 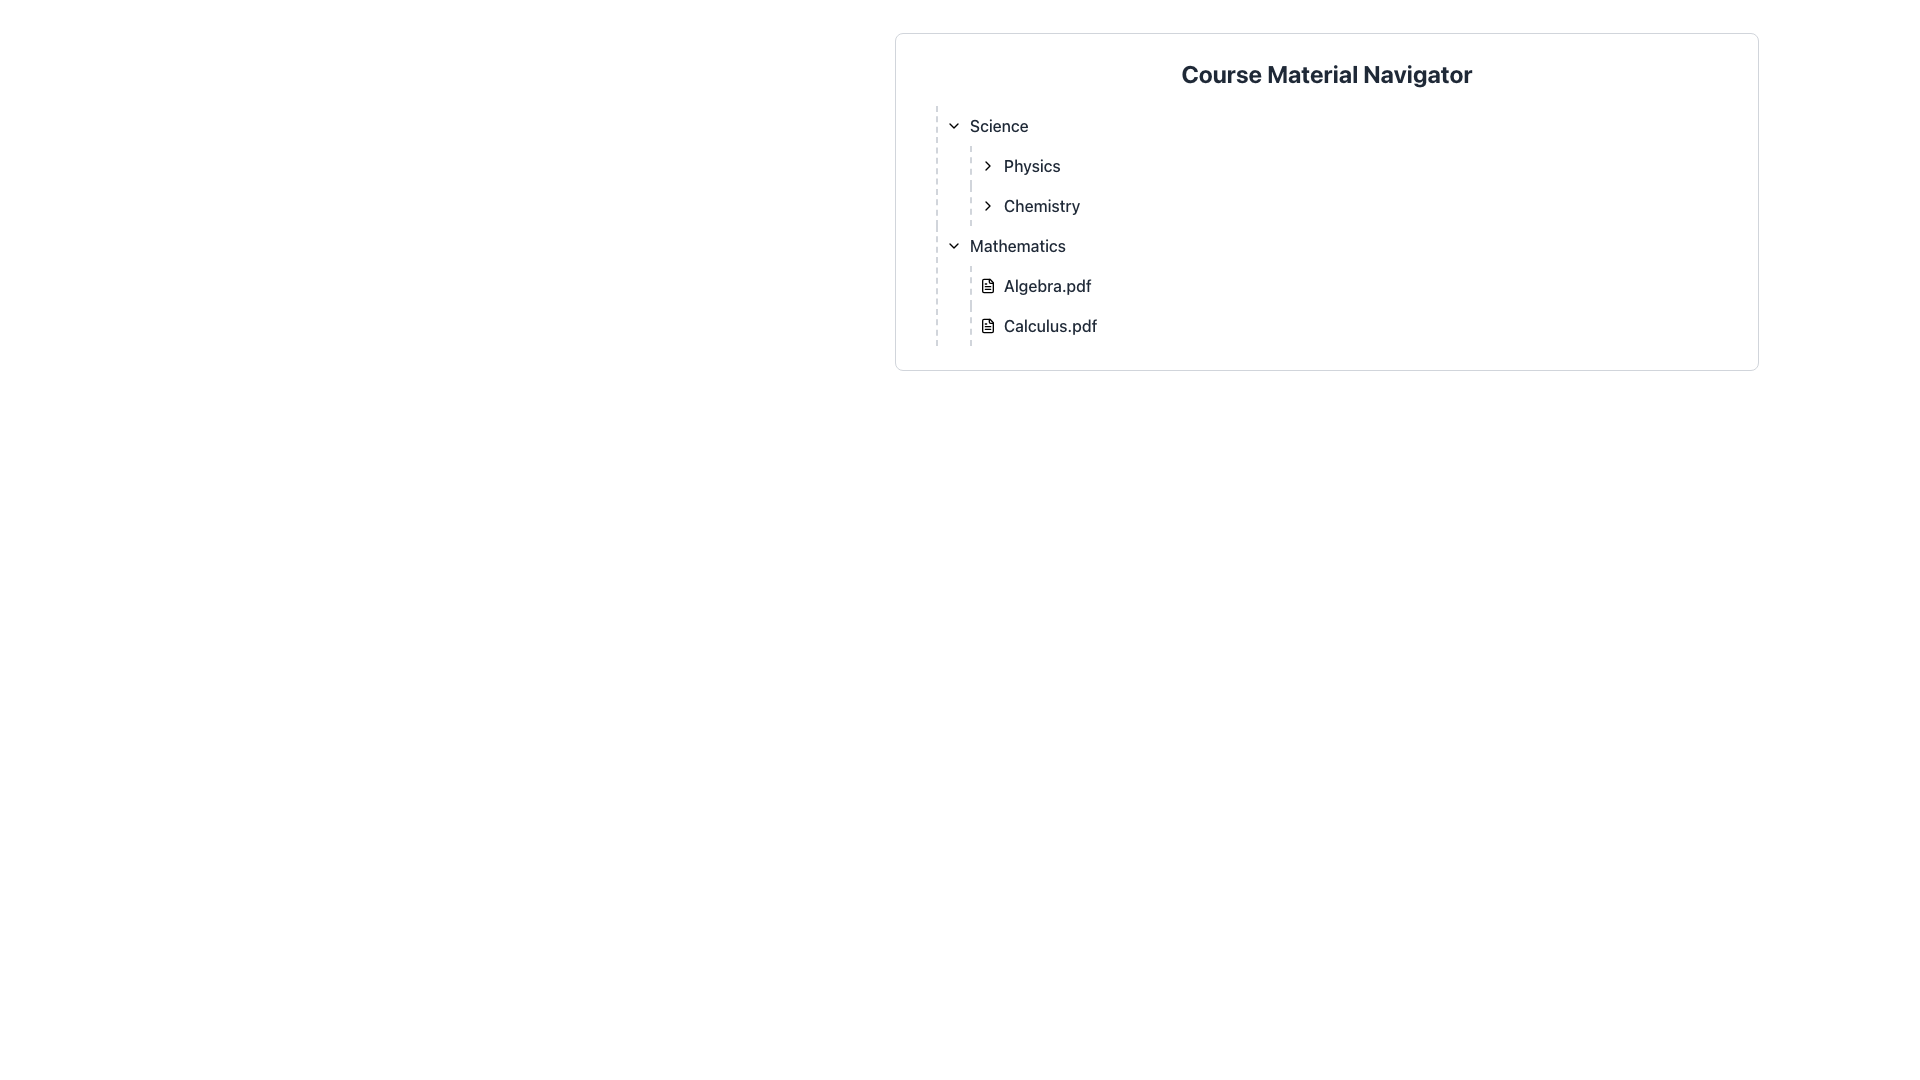 What do you see at coordinates (988, 205) in the screenshot?
I see `the small right-facing chevron icon next to the 'Chemistry' text` at bounding box center [988, 205].